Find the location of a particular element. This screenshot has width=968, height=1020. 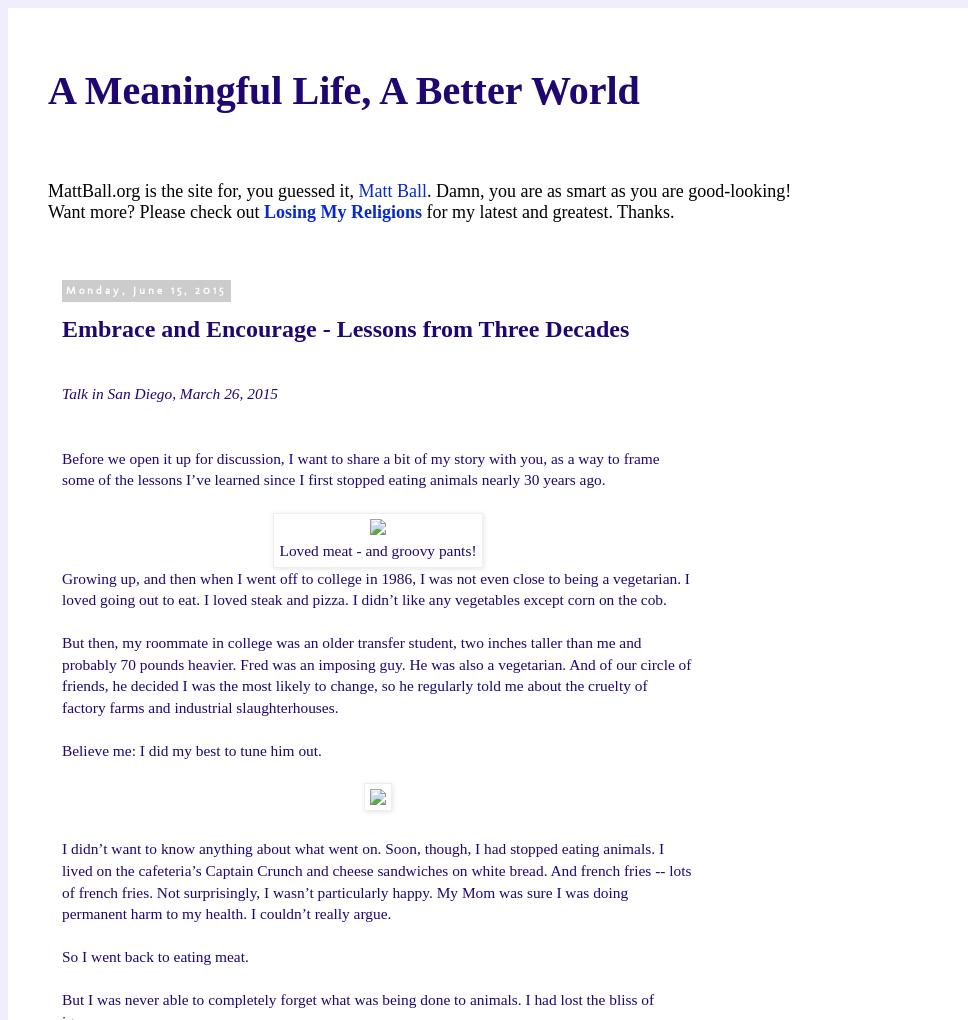

'A Meaningful Life, A Better World' is located at coordinates (343, 88).